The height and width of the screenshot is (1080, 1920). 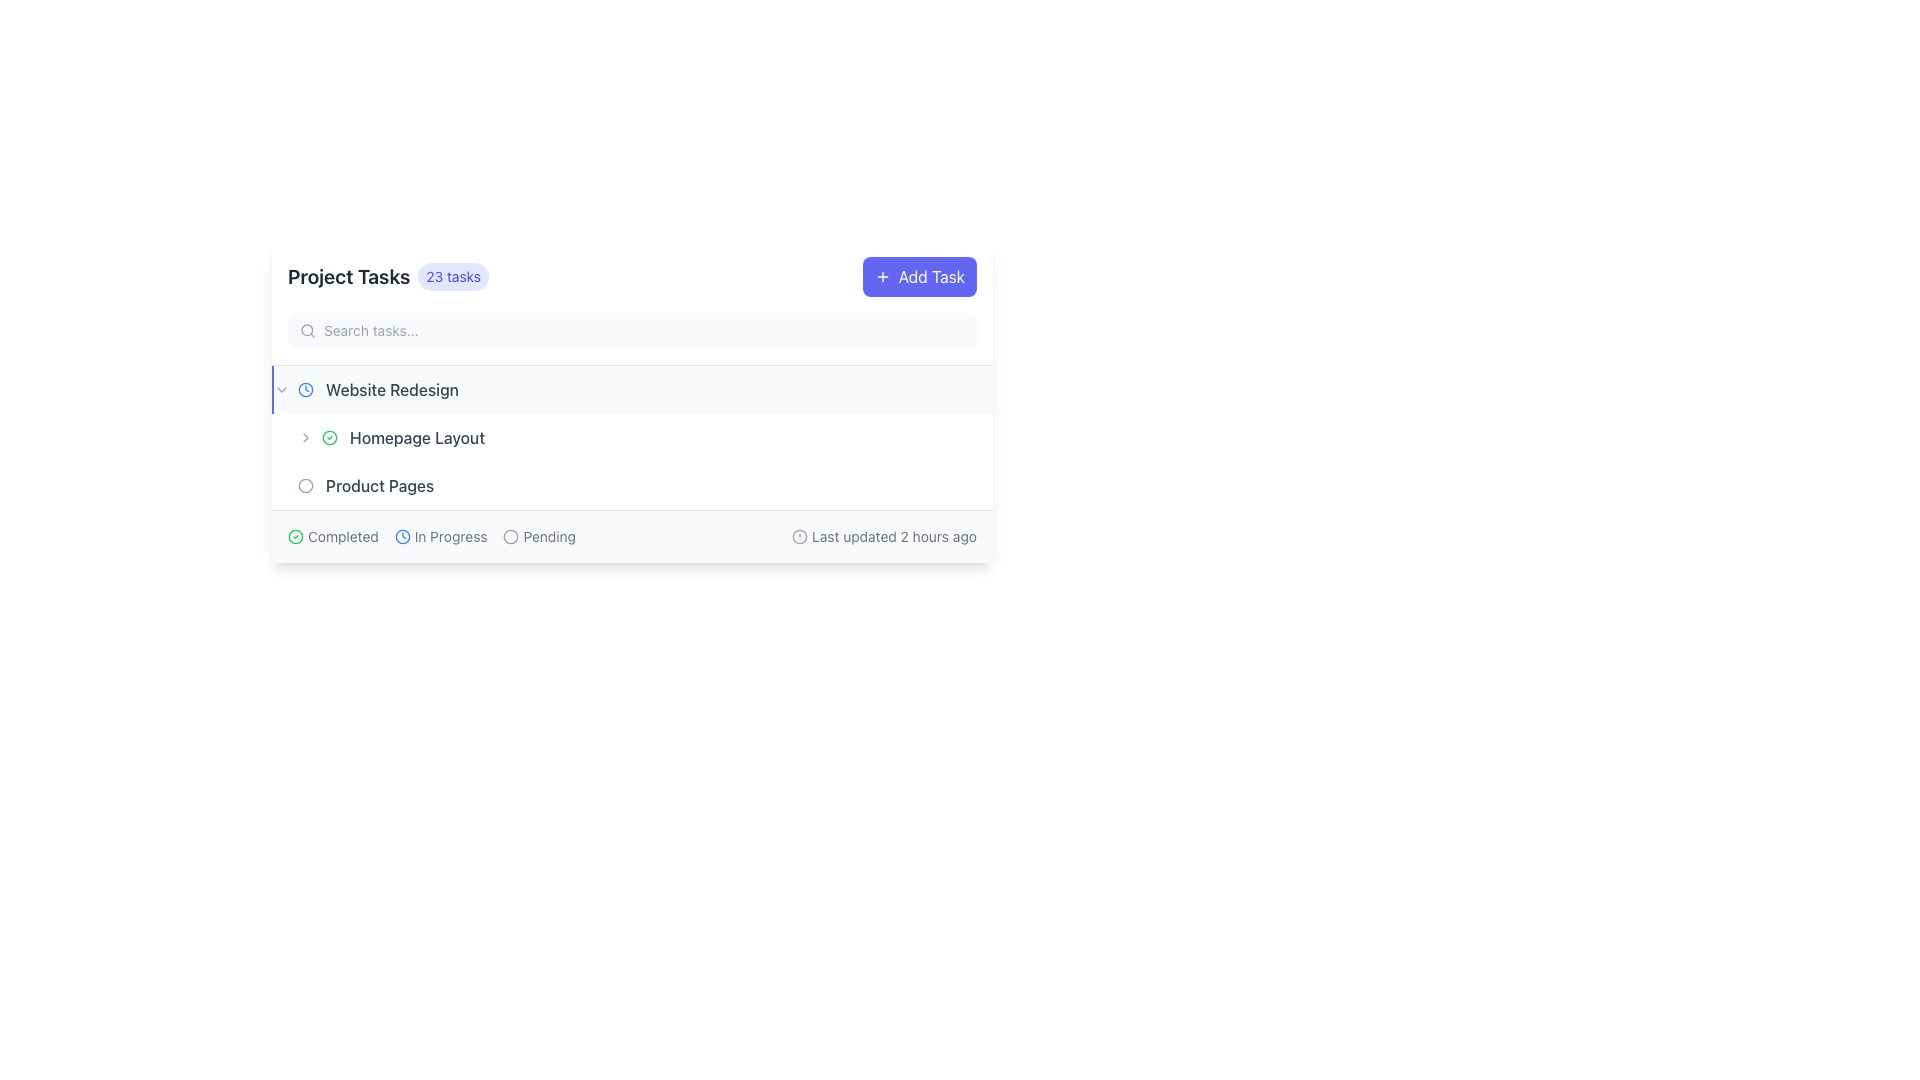 I want to click on the circular button in the task entry interface under user 'Emma Wilson', so click(x=969, y=486).